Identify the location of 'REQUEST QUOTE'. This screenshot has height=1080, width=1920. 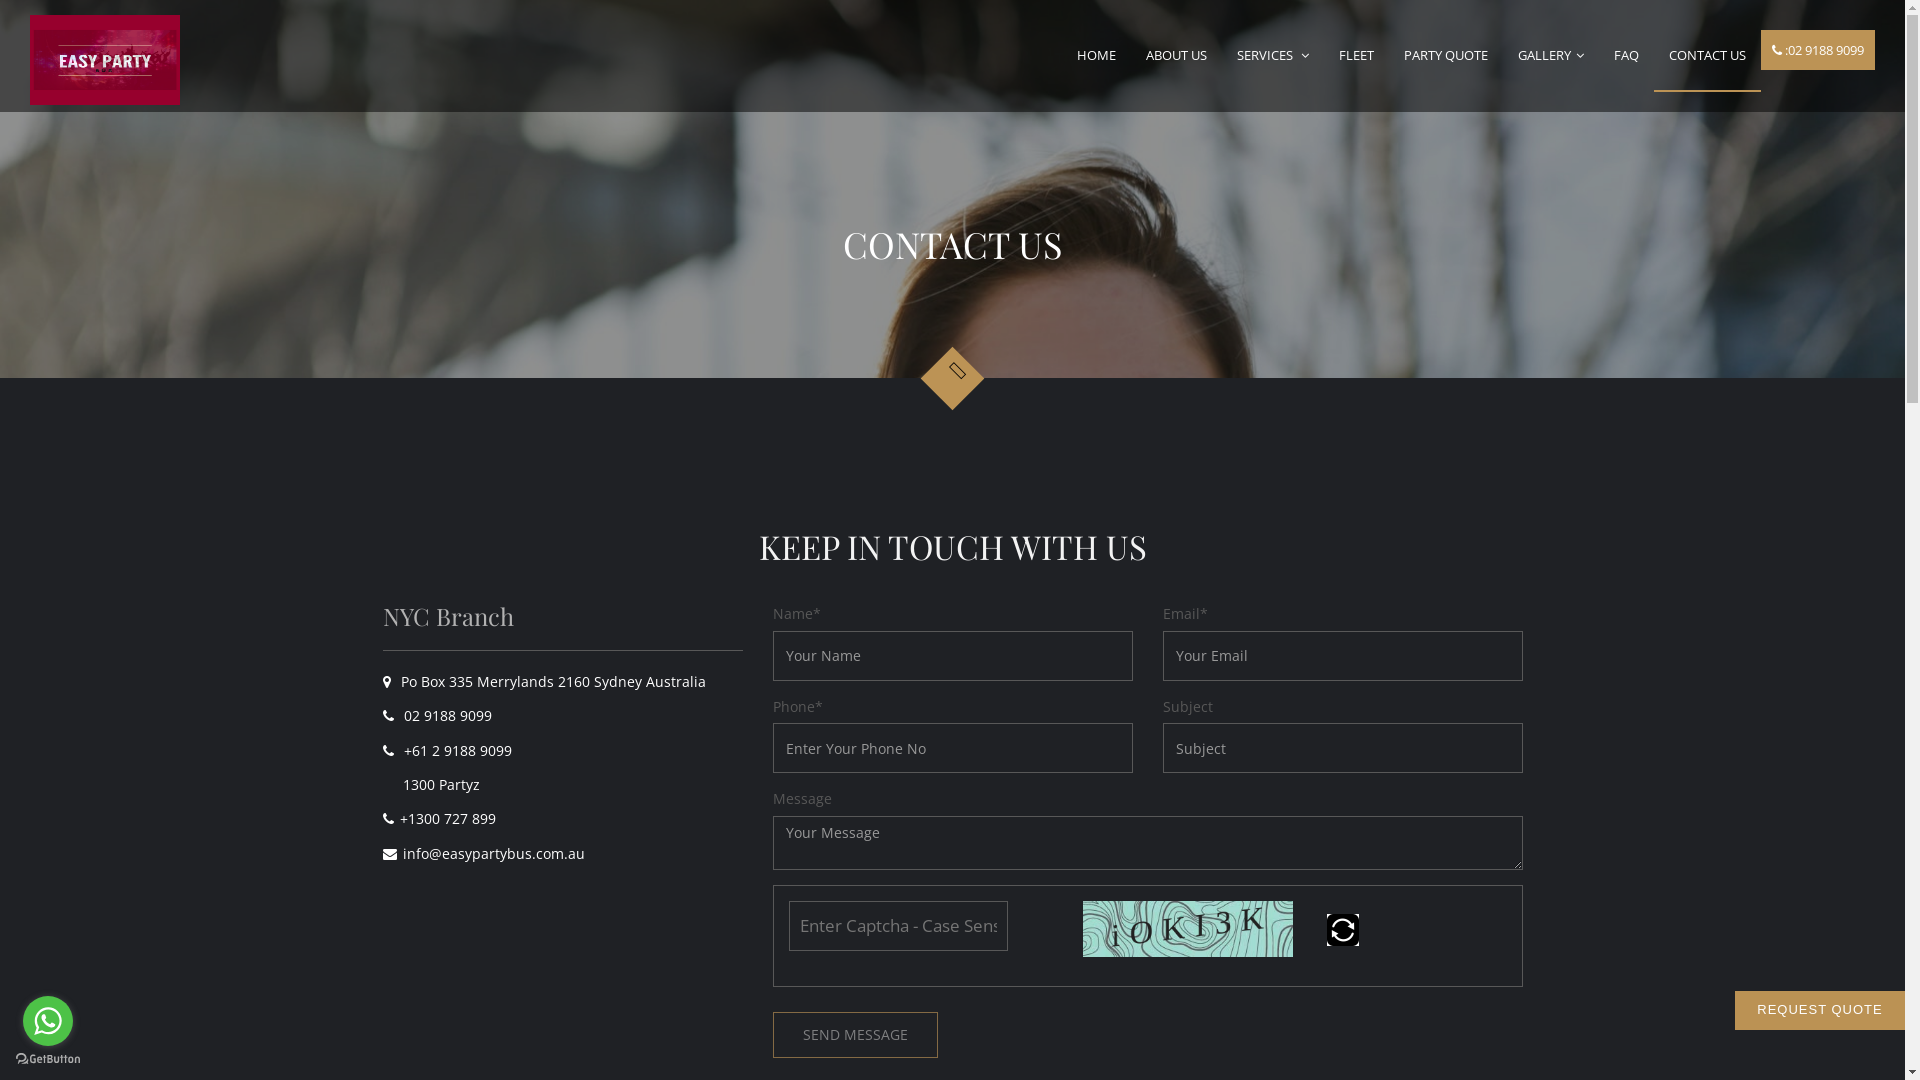
(1819, 1010).